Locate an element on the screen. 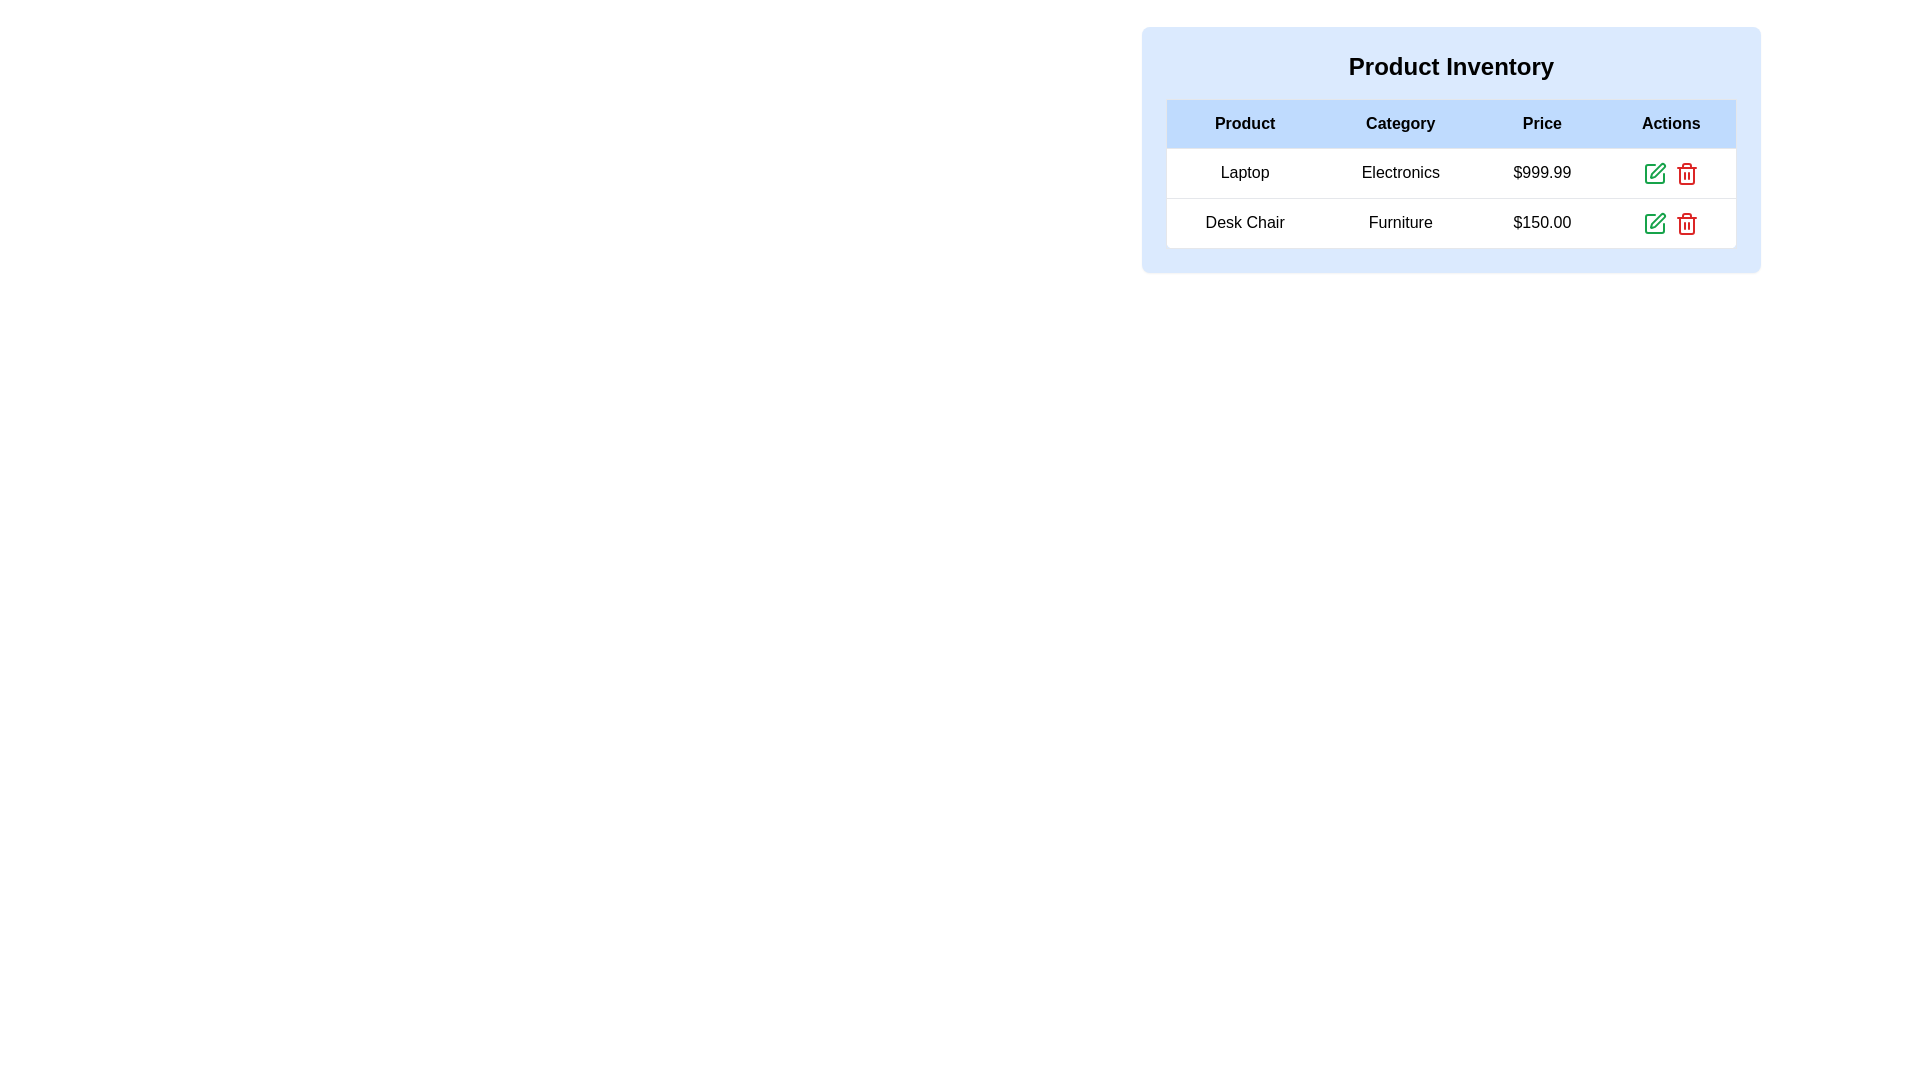 The width and height of the screenshot is (1920, 1080). text from the 'Product' Table Header Cell, which is the first column header in a light blue band within the table is located at coordinates (1243, 123).